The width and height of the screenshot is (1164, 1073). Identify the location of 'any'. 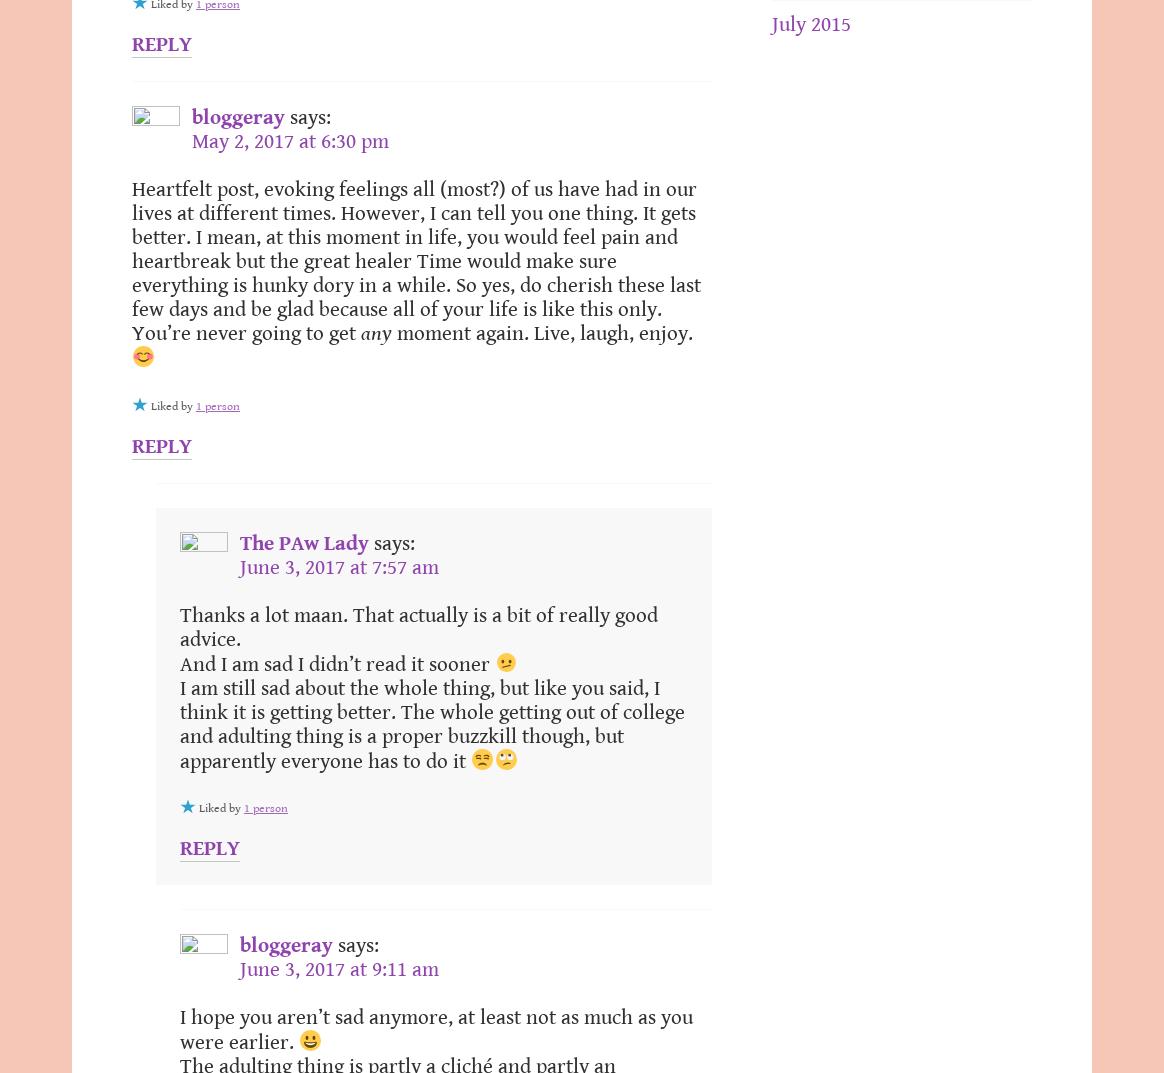
(375, 334).